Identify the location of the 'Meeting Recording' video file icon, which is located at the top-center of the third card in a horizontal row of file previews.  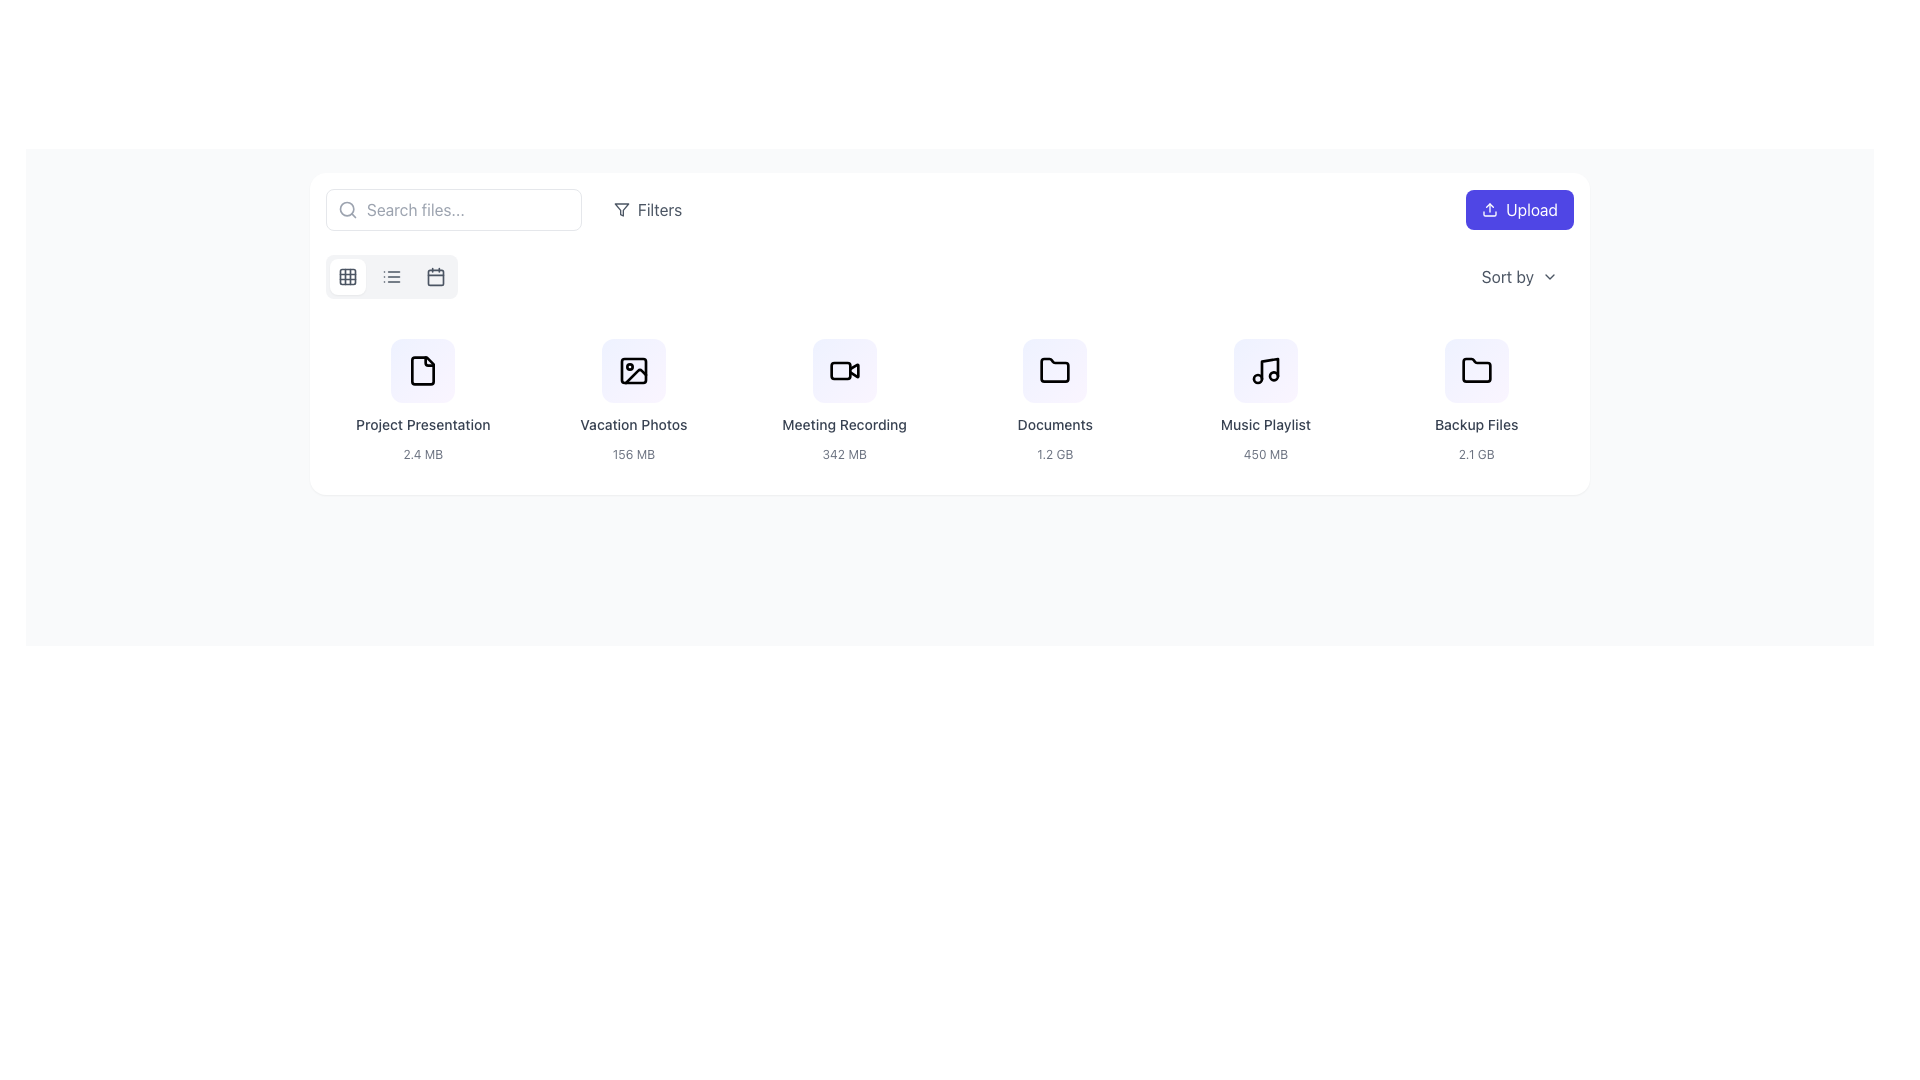
(844, 370).